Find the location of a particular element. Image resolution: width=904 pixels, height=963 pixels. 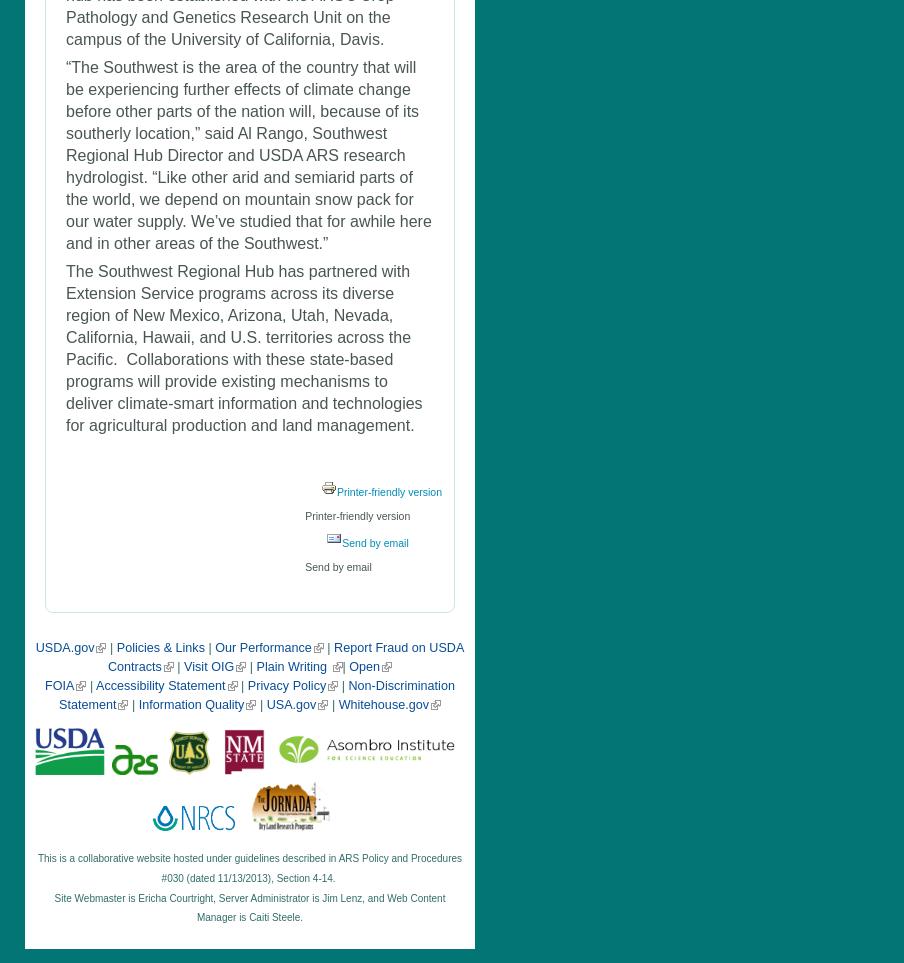

'Visit OIG' is located at coordinates (209, 666).